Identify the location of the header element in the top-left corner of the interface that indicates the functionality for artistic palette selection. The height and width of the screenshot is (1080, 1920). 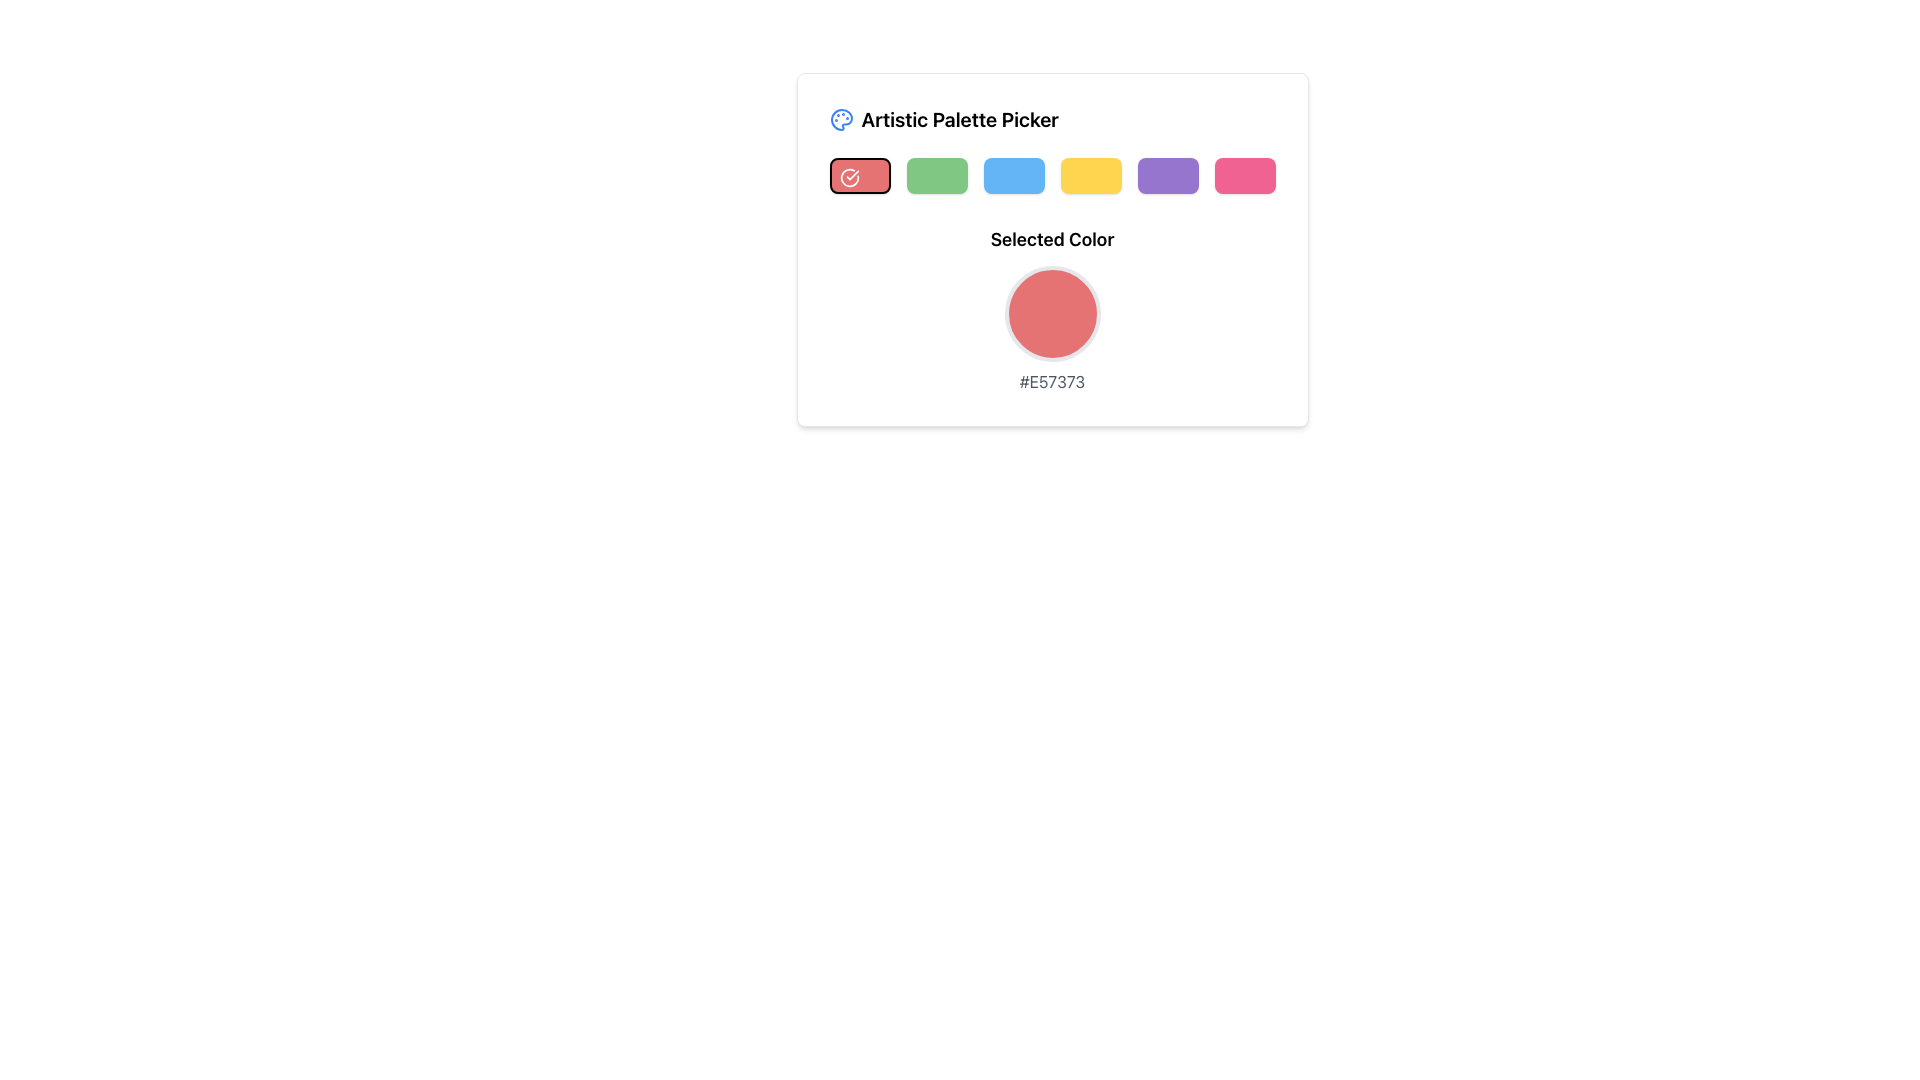
(943, 119).